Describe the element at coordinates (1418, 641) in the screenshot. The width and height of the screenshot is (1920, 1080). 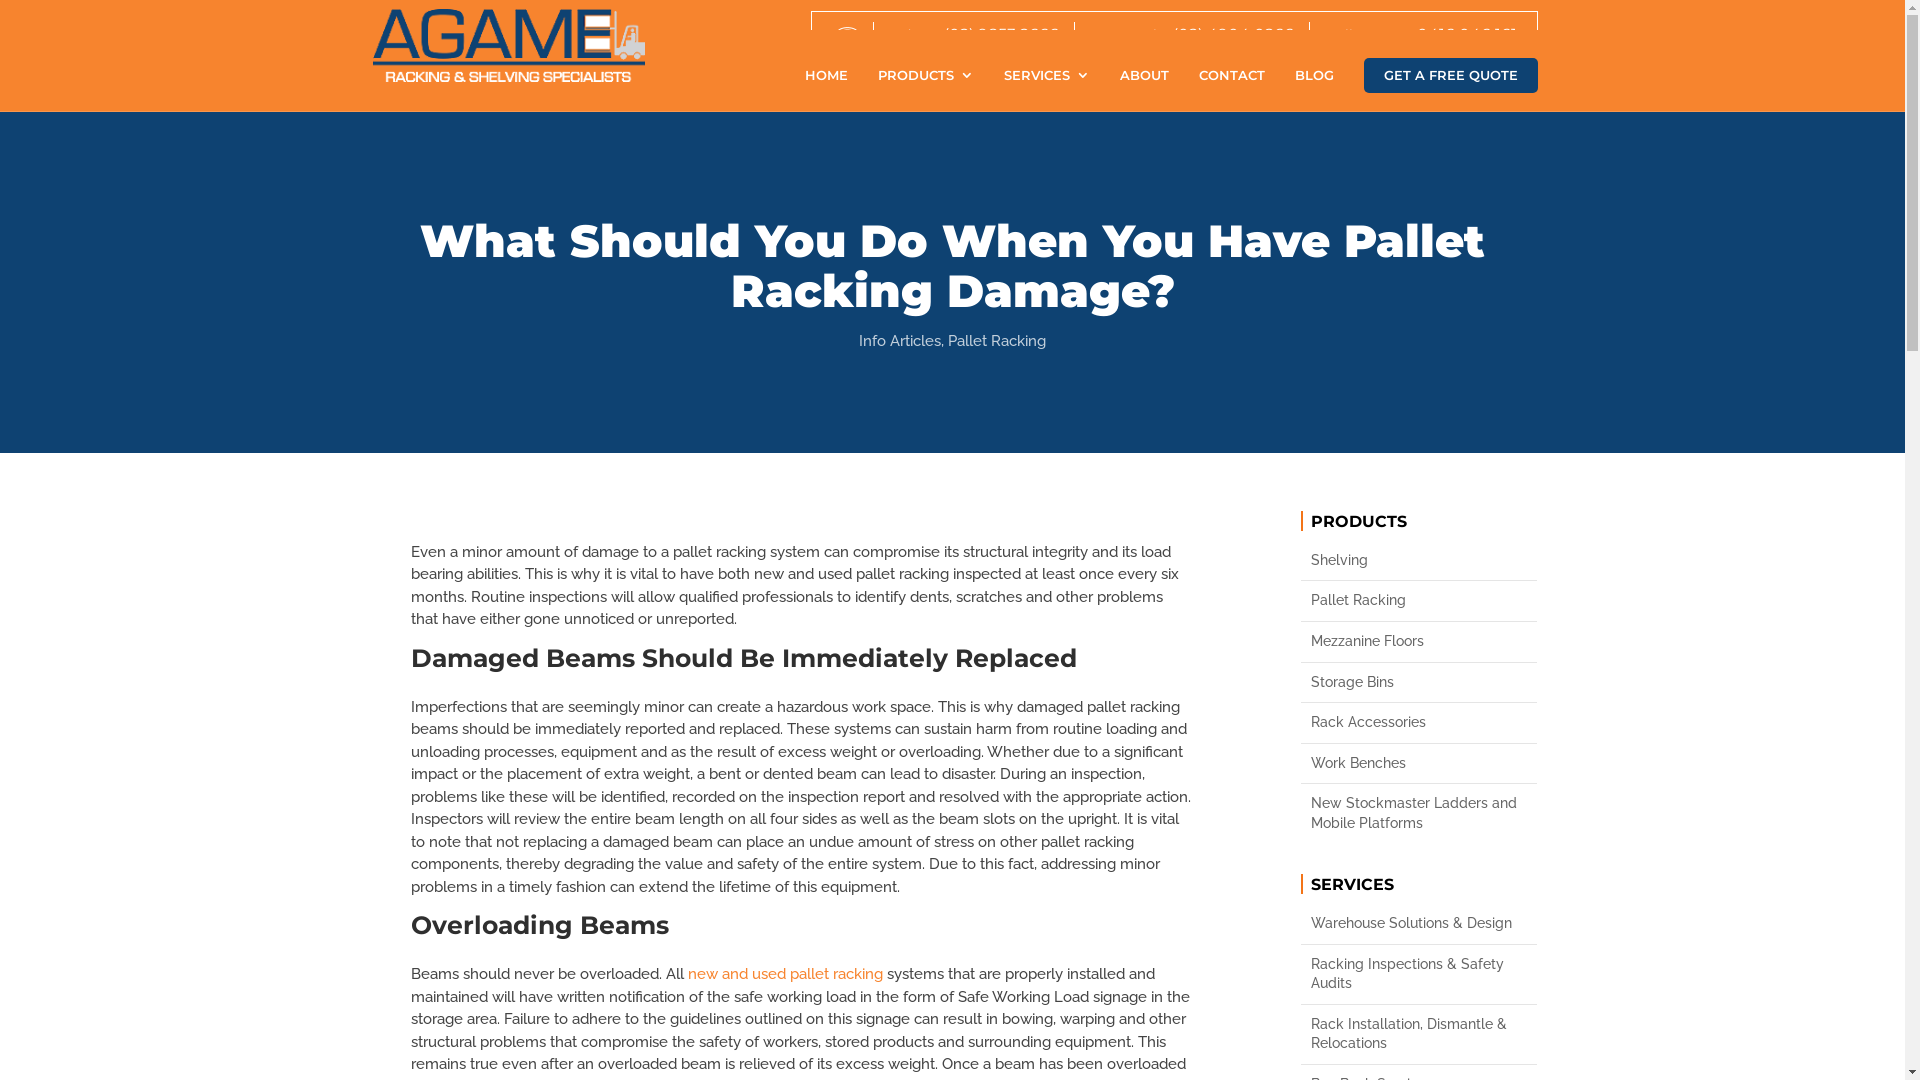
I see `'Mezzanine Floors'` at that location.